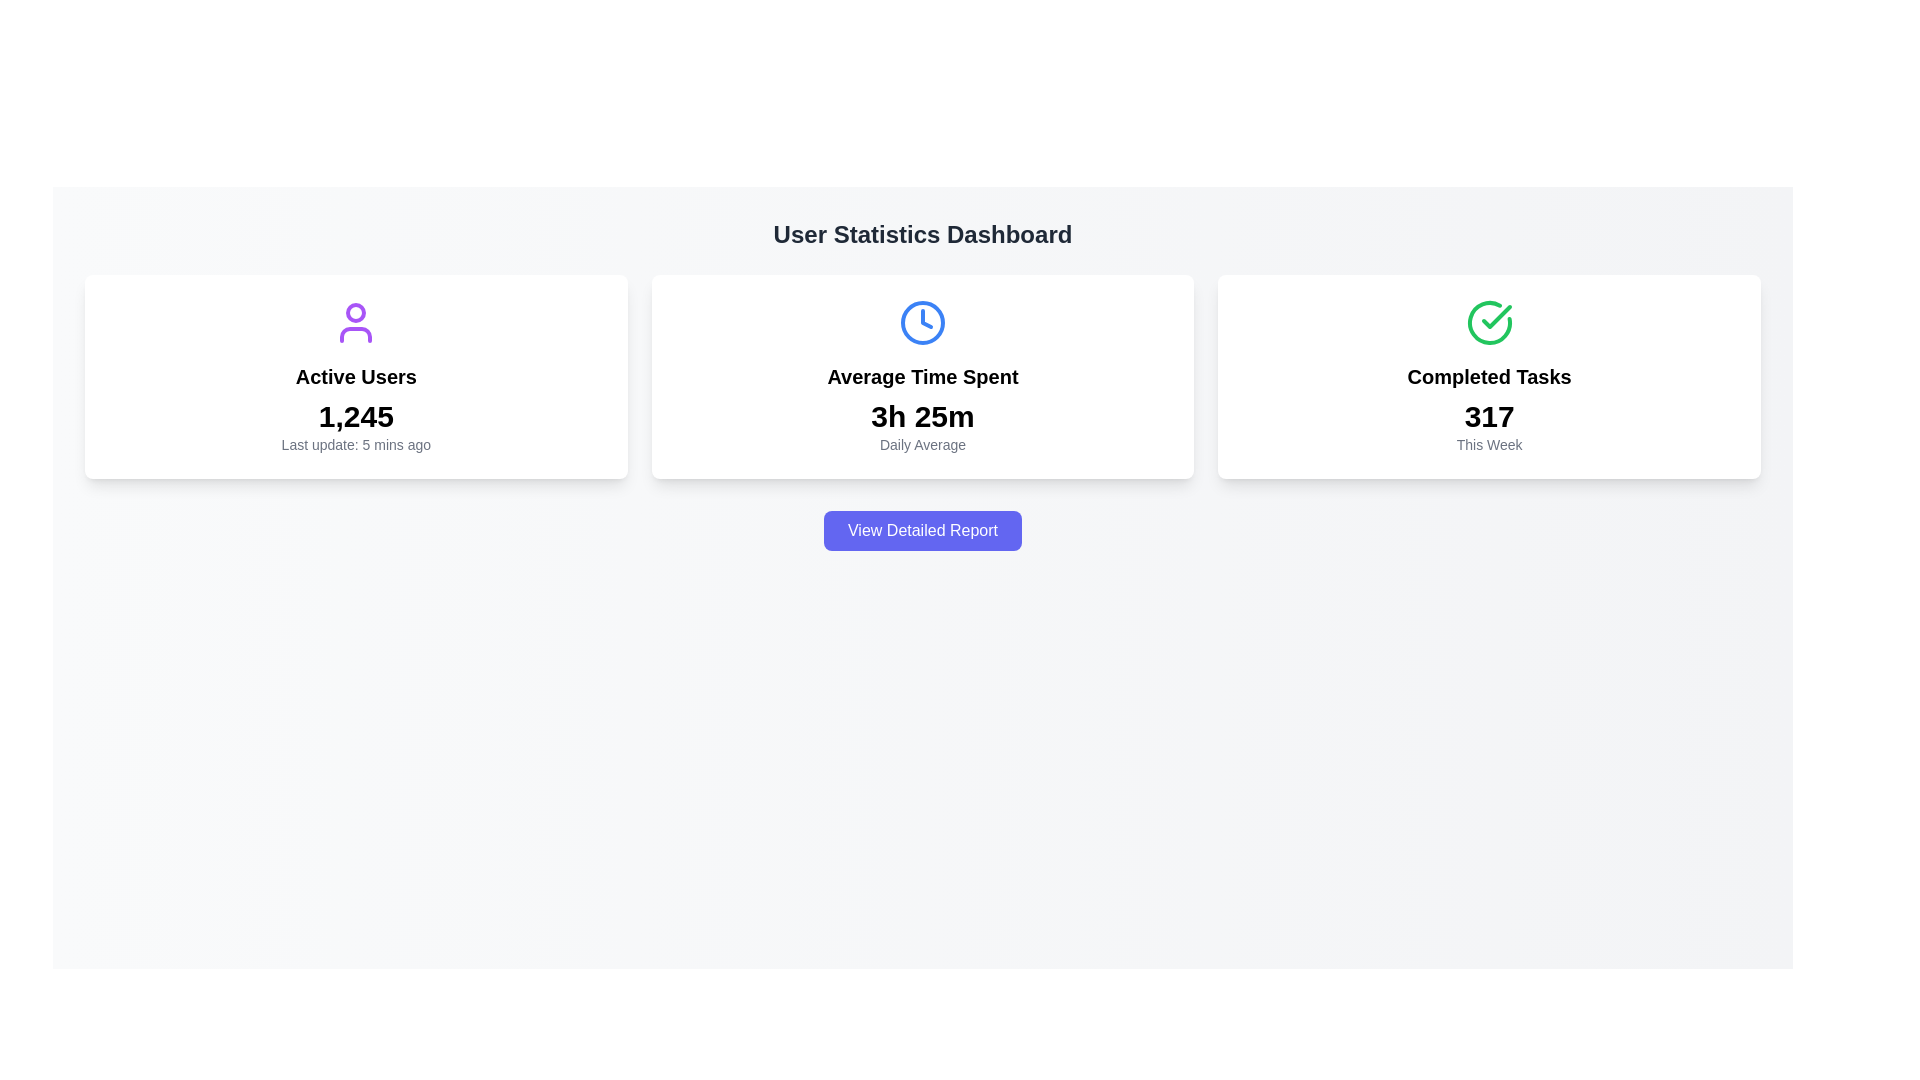 The image size is (1920, 1080). I want to click on the clock hands icon within the SVG graphic of the clock icon, which is part of the 'Average Time Spent' card, so click(925, 318).